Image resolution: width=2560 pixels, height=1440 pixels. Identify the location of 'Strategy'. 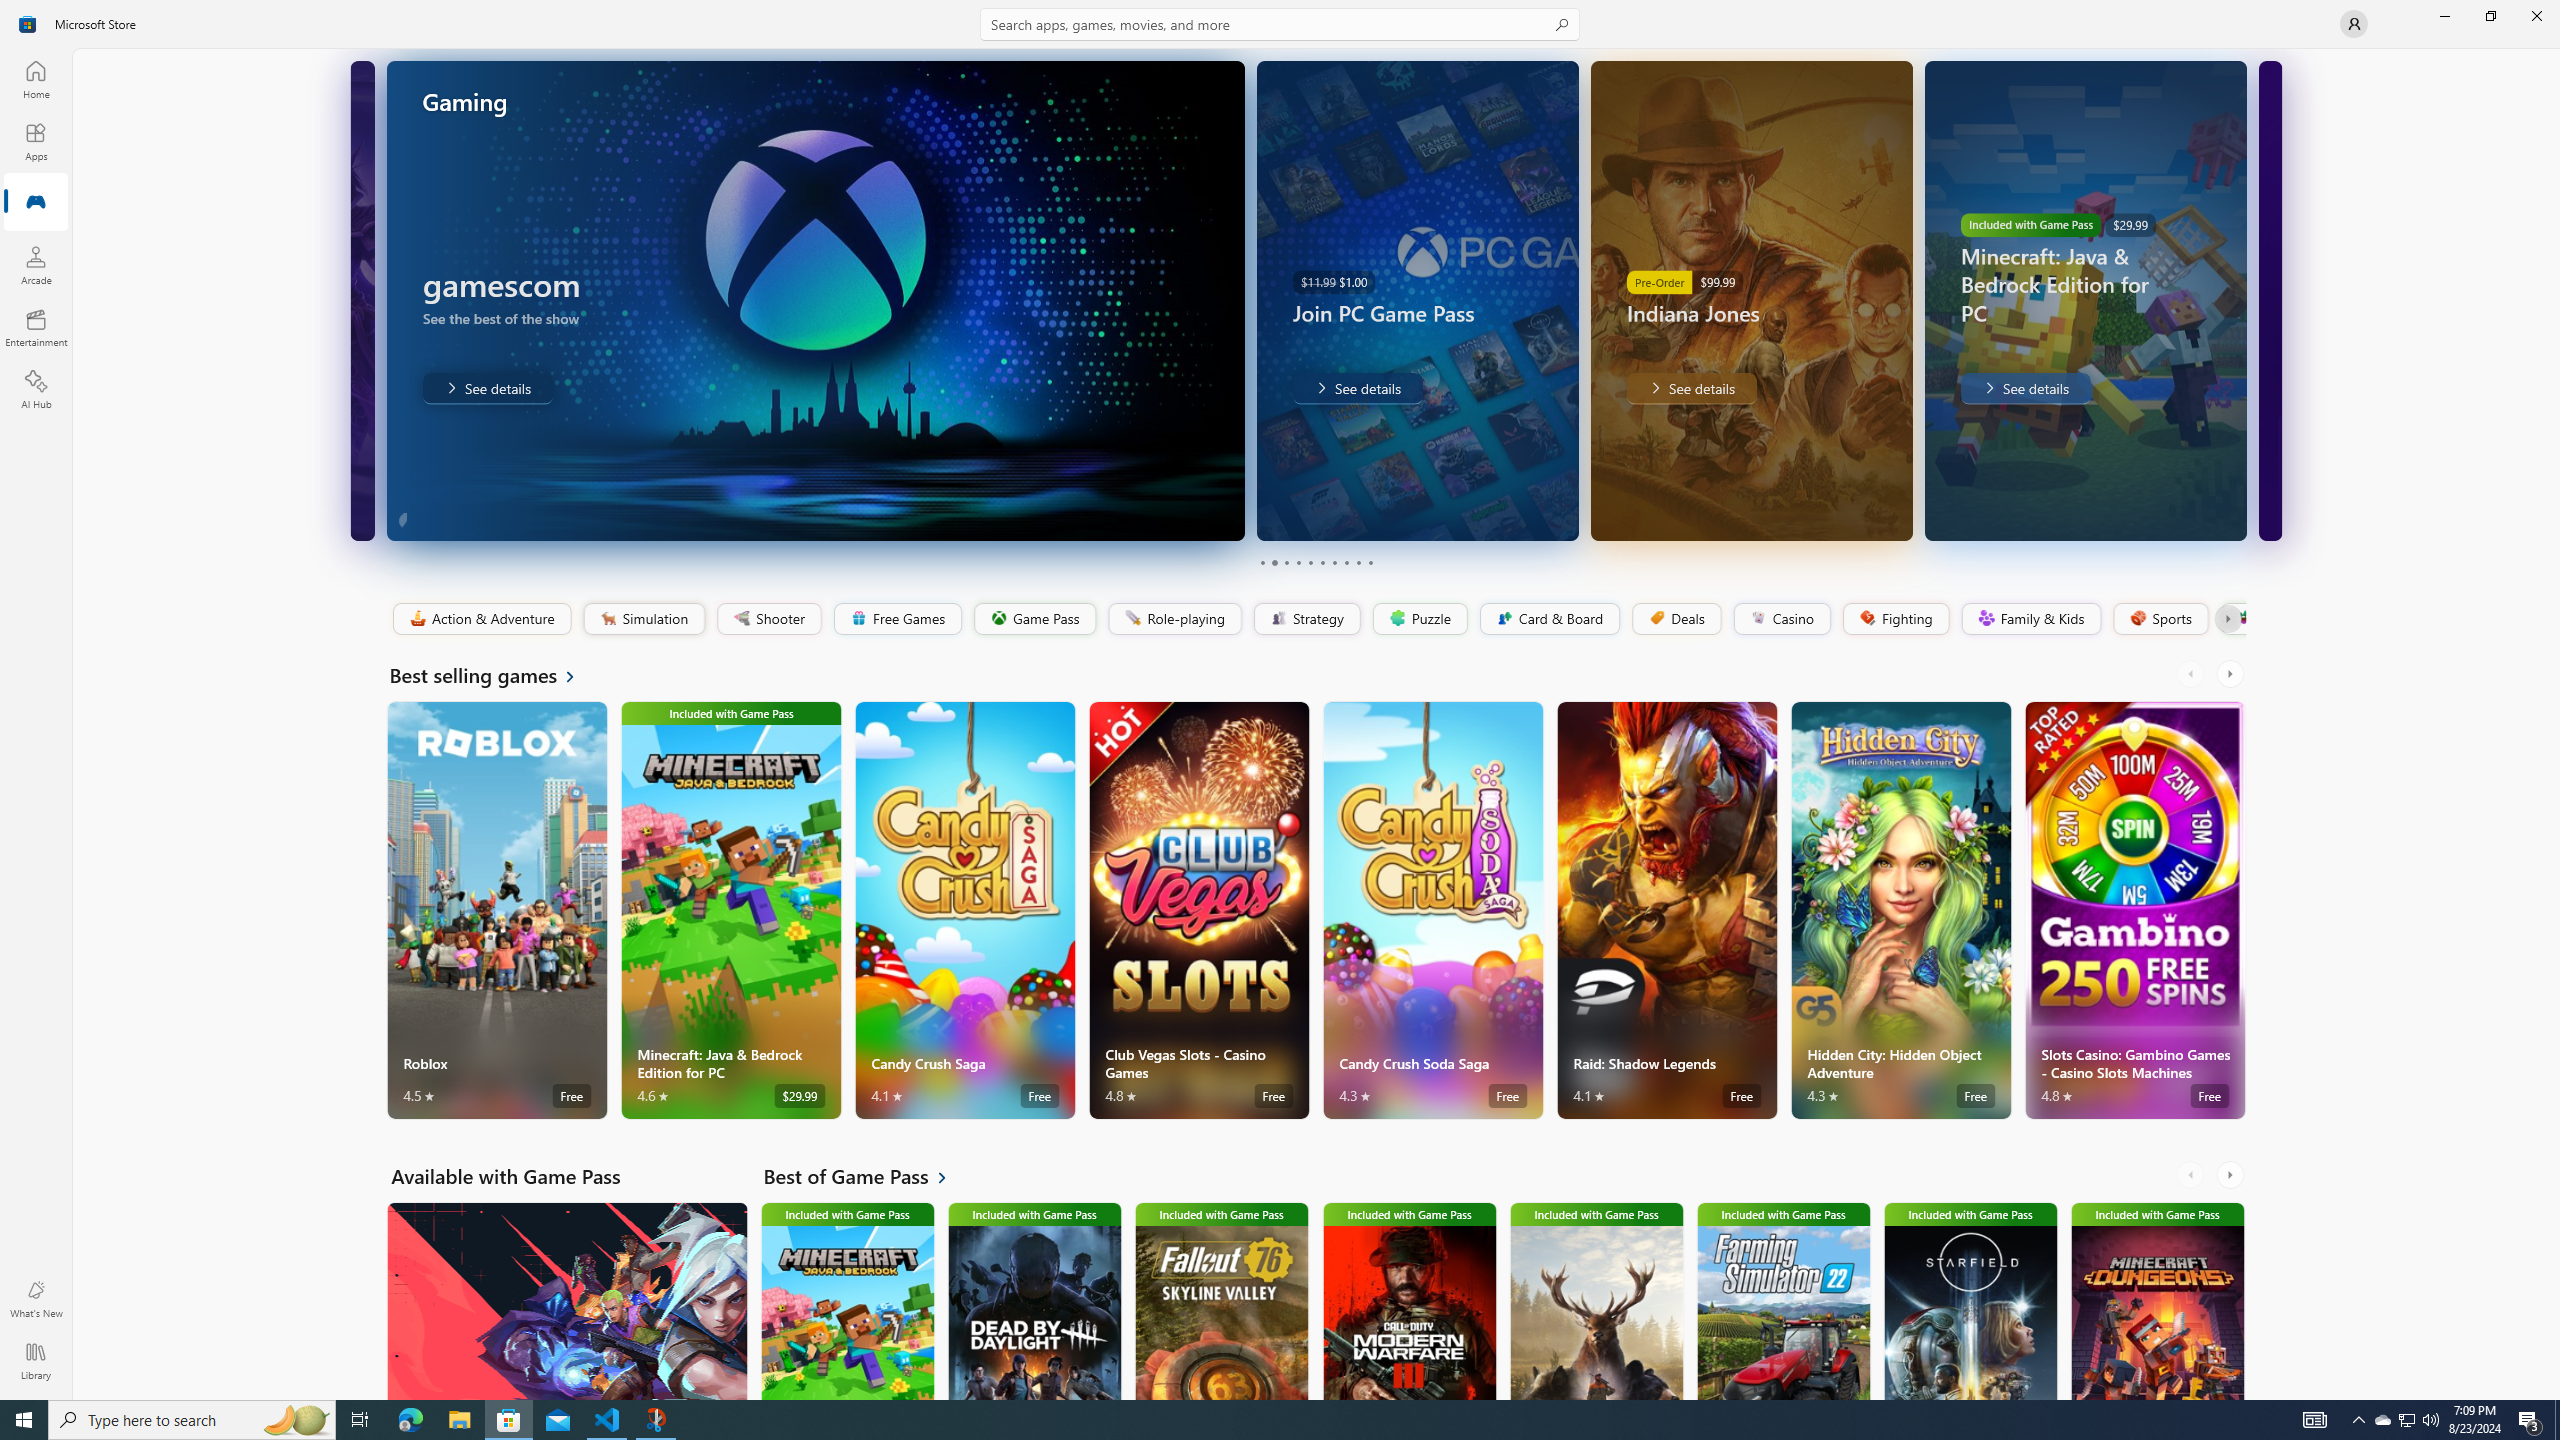
(1304, 618).